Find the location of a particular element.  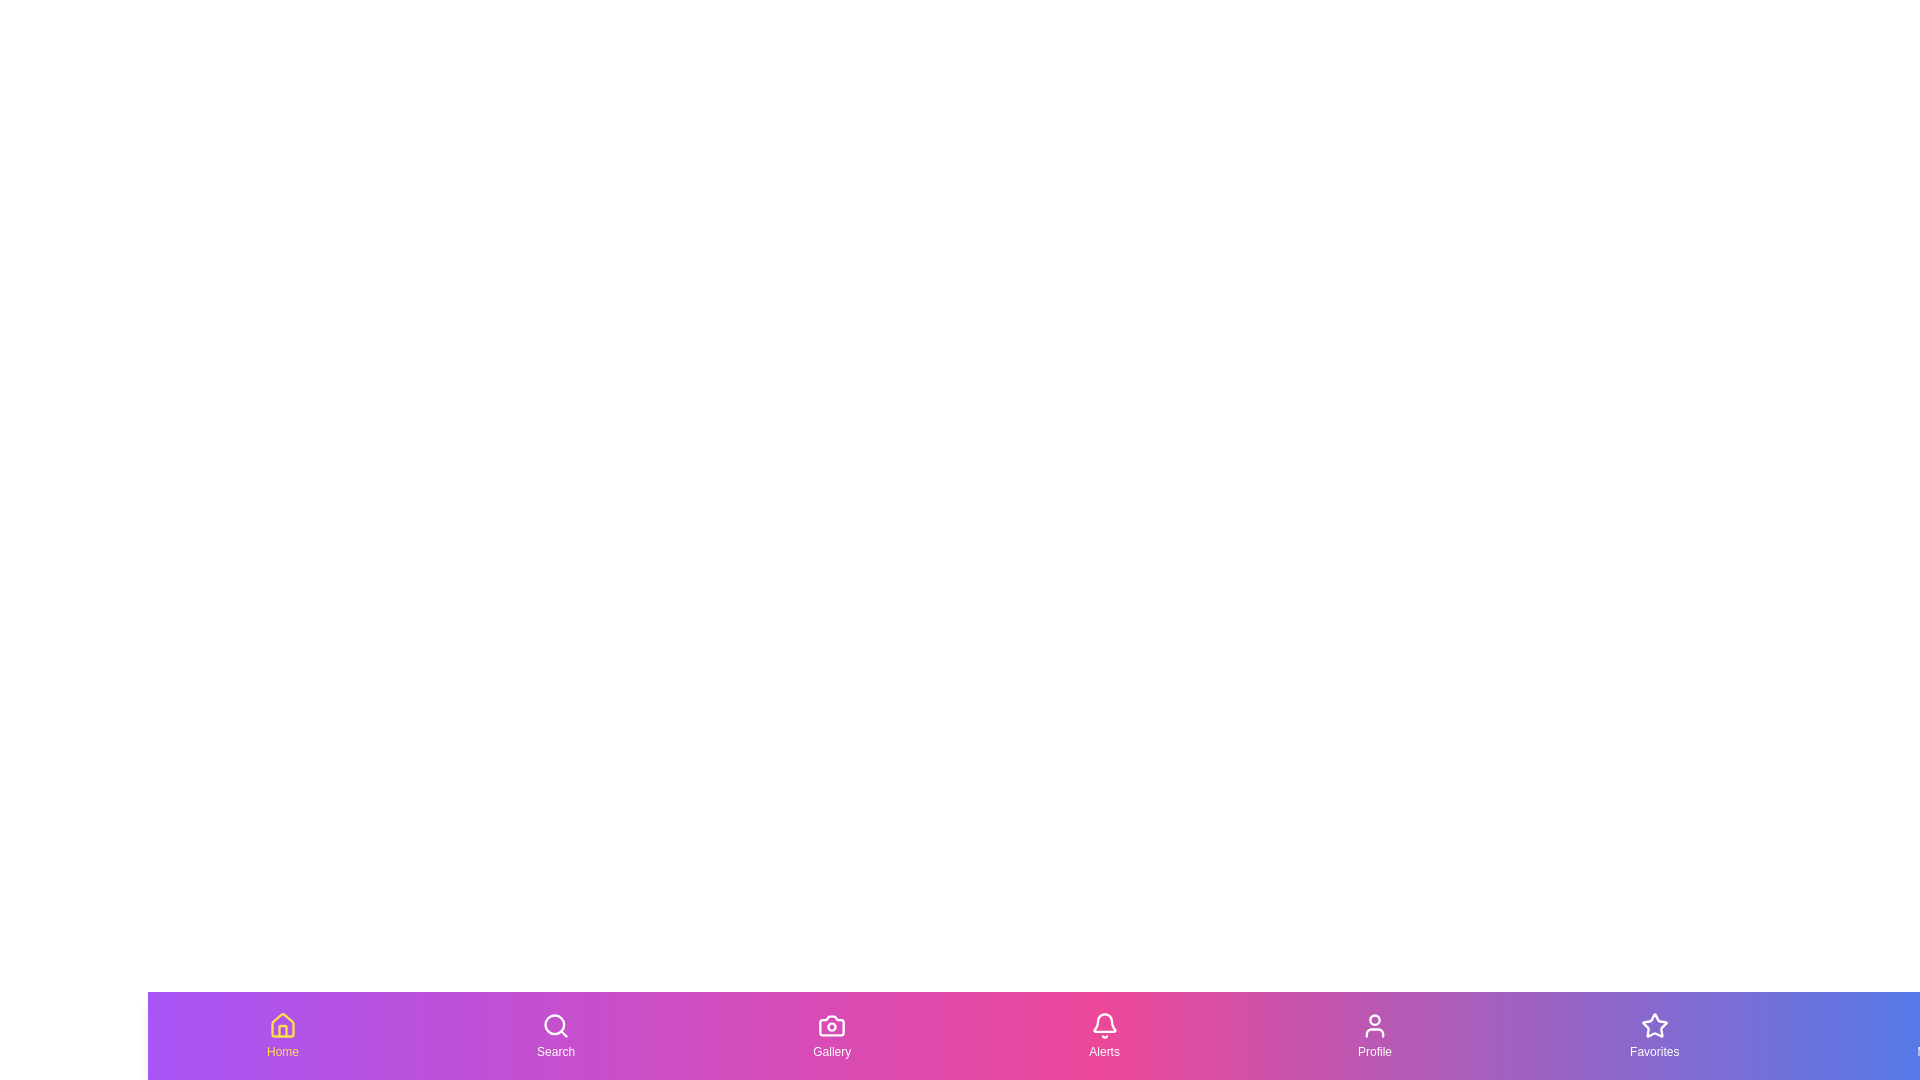

the Favorites tab by clicking on its button is located at coordinates (1654, 1035).